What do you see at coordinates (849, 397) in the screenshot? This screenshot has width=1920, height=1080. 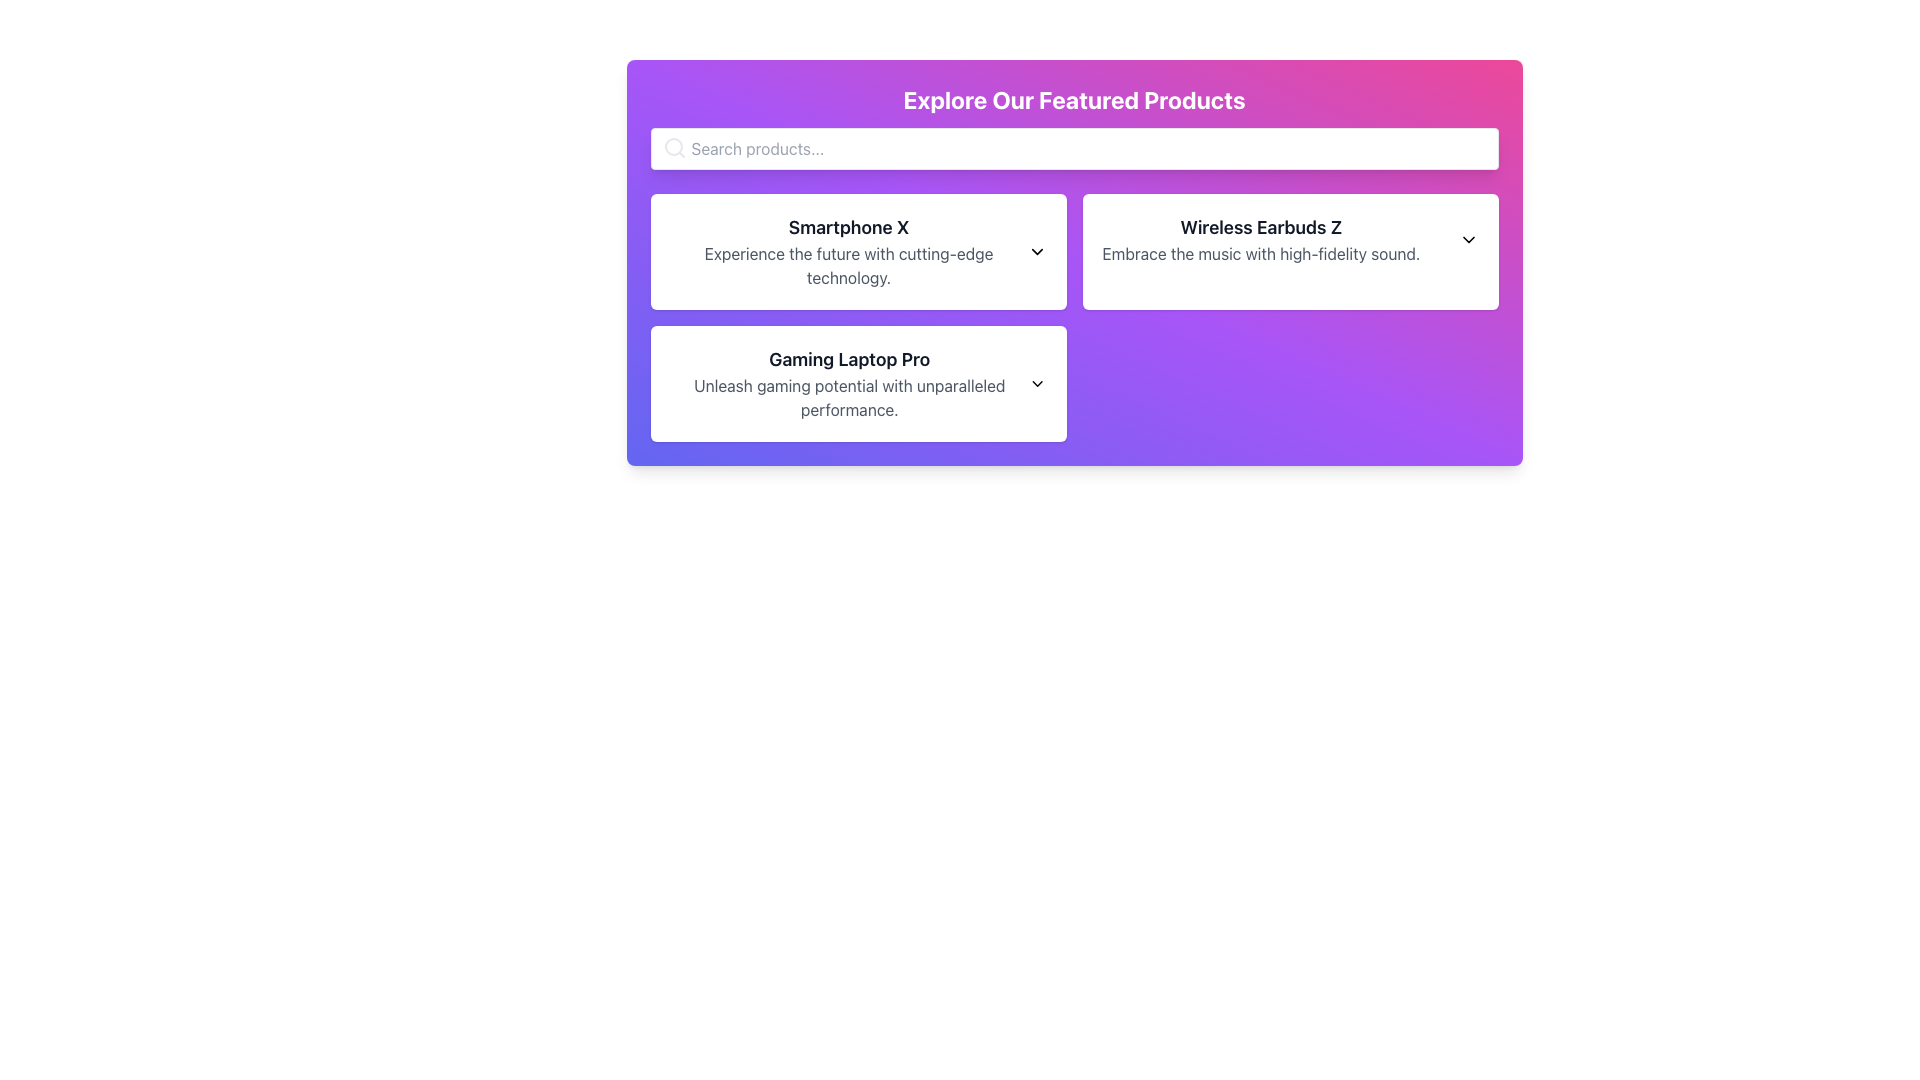 I see `the Static Text element that displays 'Unleash gaming potential with unparalleled performance.' positioned below the title 'Gaming Laptop Pro' in the card interface` at bounding box center [849, 397].